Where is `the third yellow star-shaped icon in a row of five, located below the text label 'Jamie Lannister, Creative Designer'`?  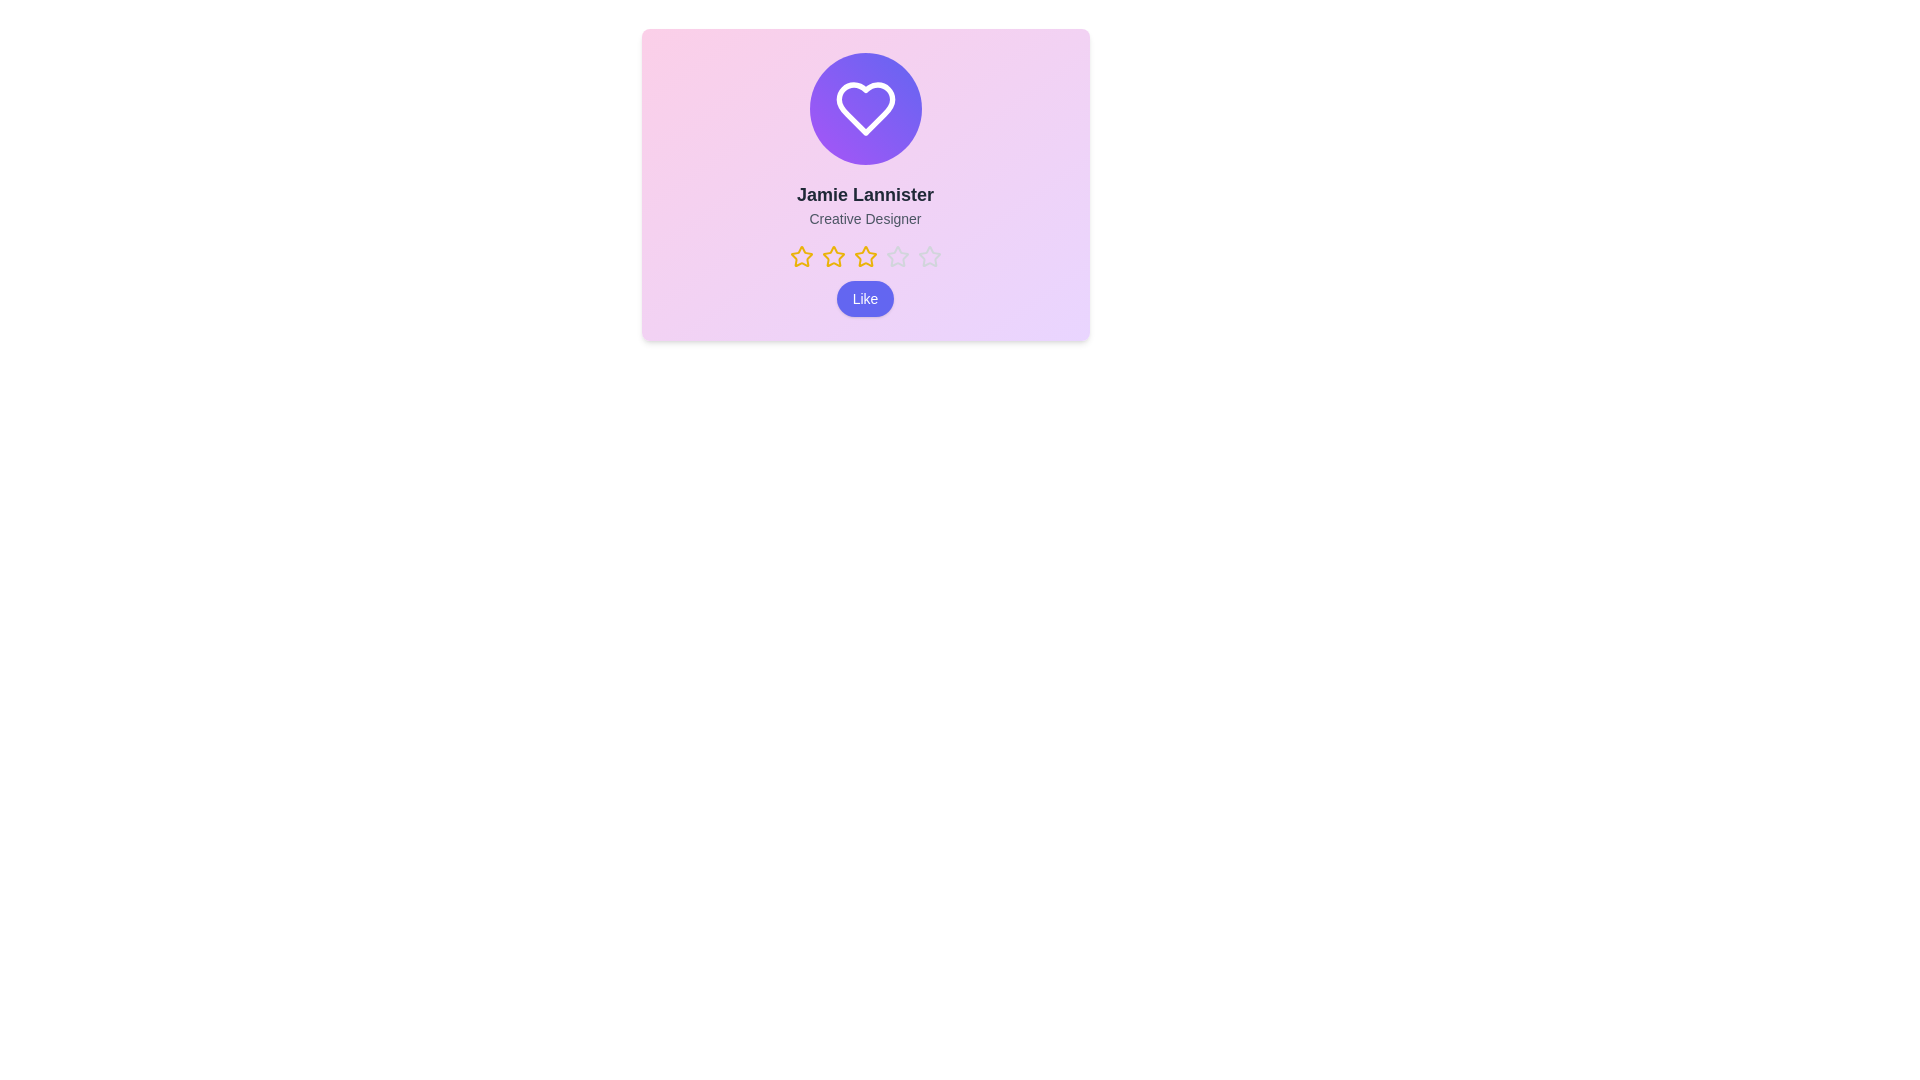 the third yellow star-shaped icon in a row of five, located below the text label 'Jamie Lannister, Creative Designer' is located at coordinates (833, 256).